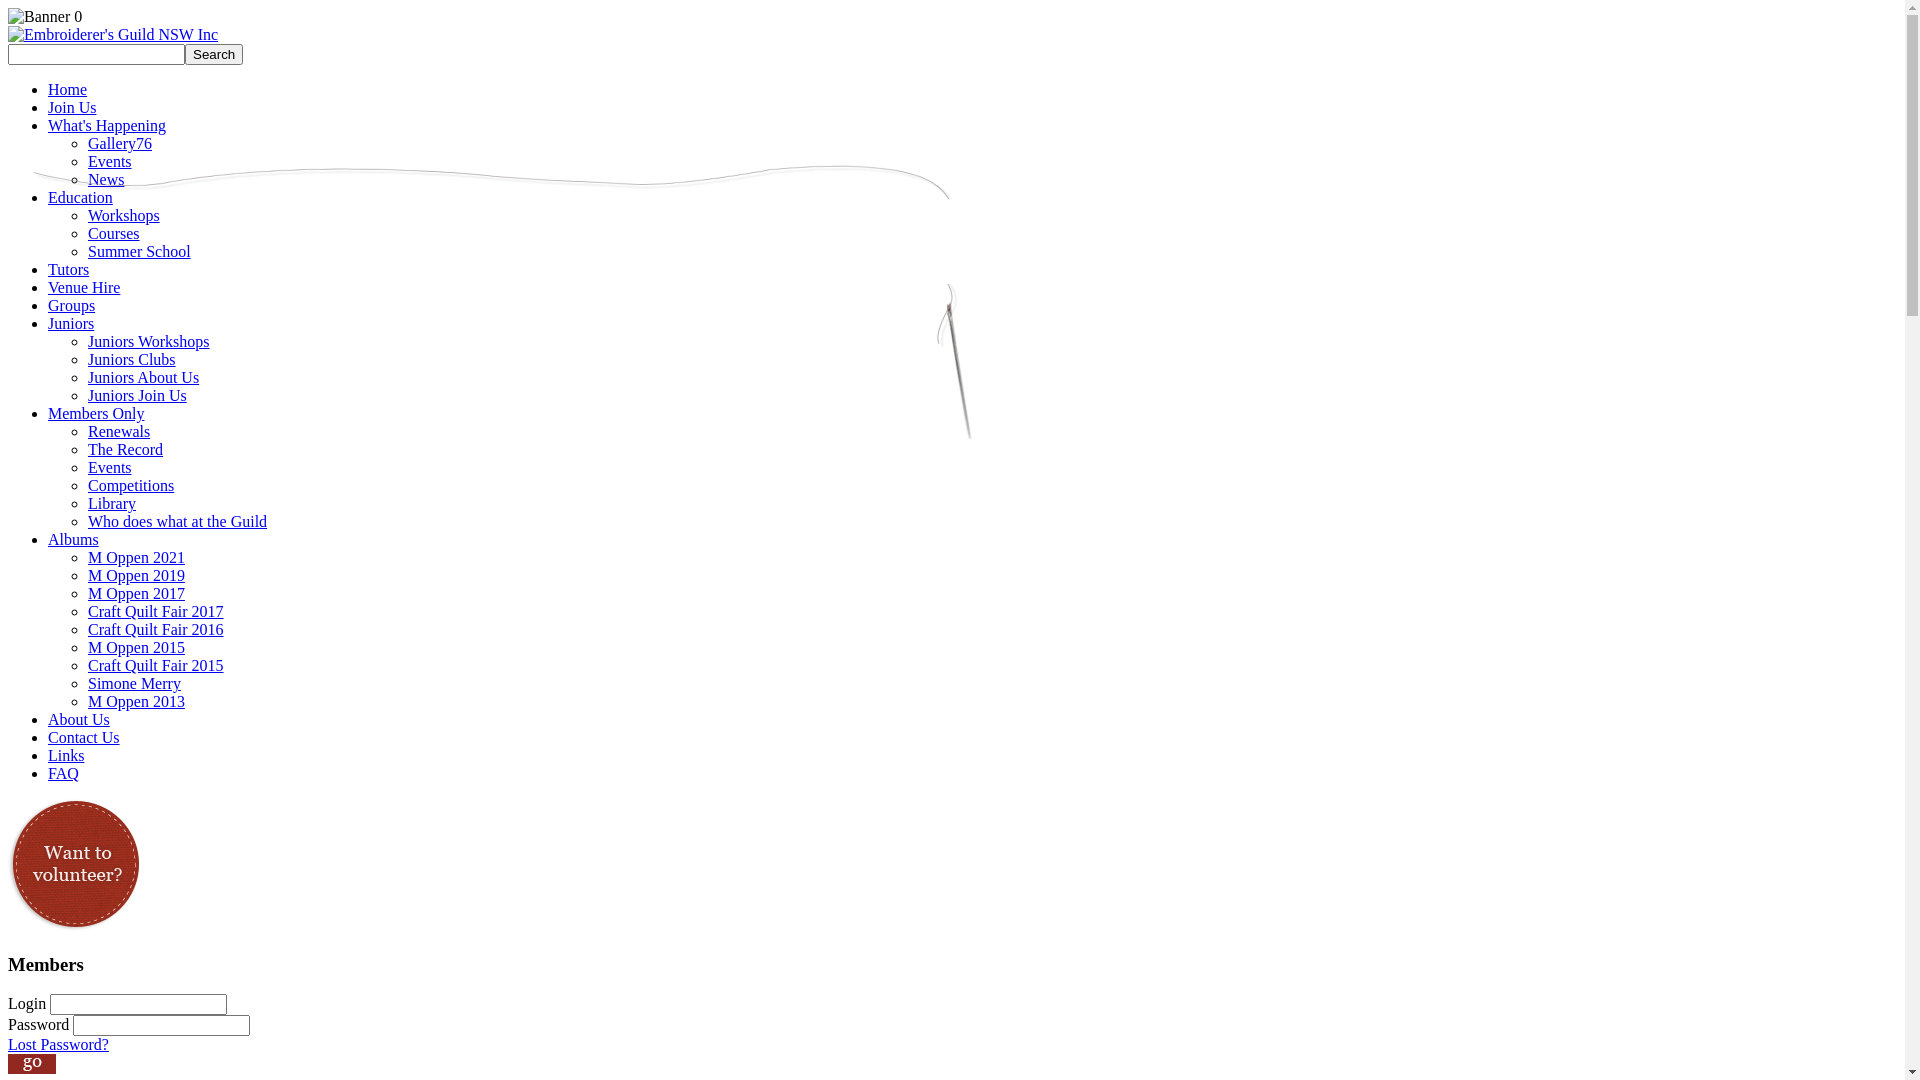  What do you see at coordinates (73, 538) in the screenshot?
I see `'Albums'` at bounding box center [73, 538].